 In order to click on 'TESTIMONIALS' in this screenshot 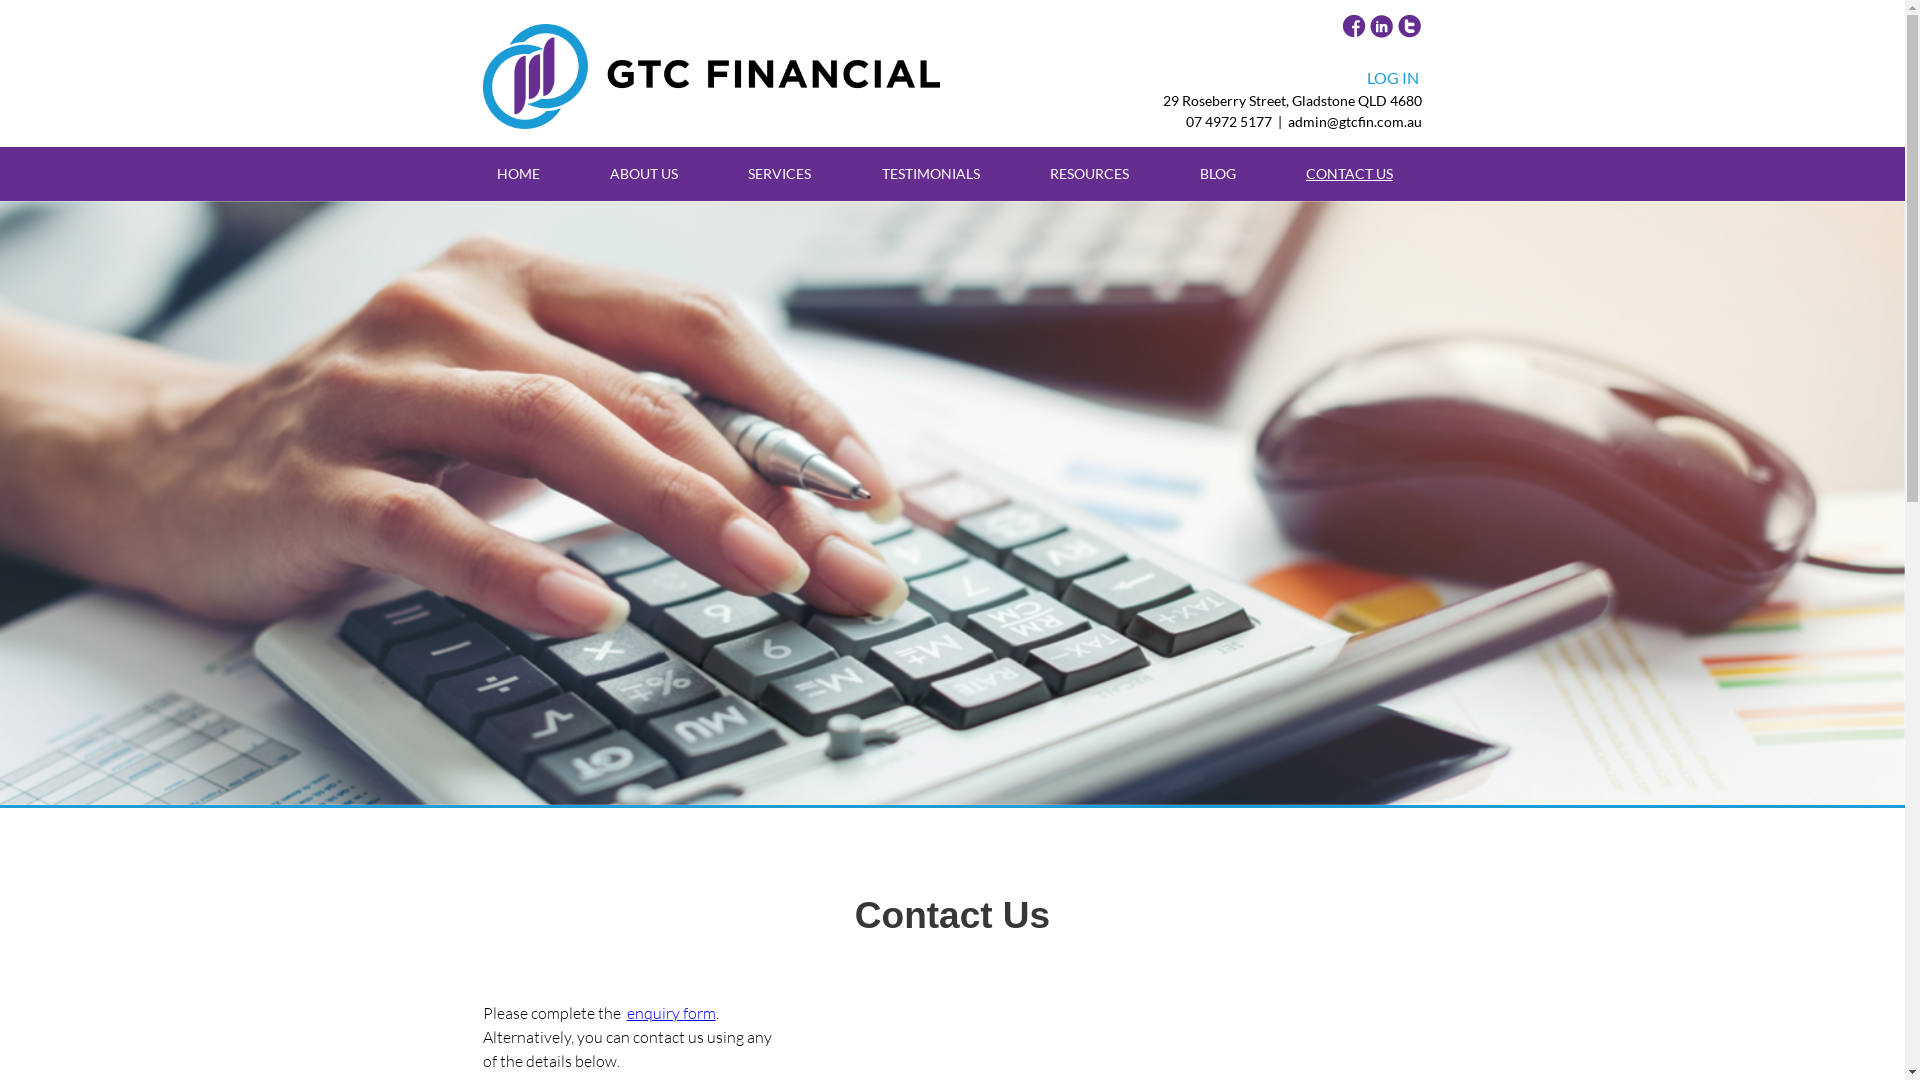, I will do `click(930, 172)`.